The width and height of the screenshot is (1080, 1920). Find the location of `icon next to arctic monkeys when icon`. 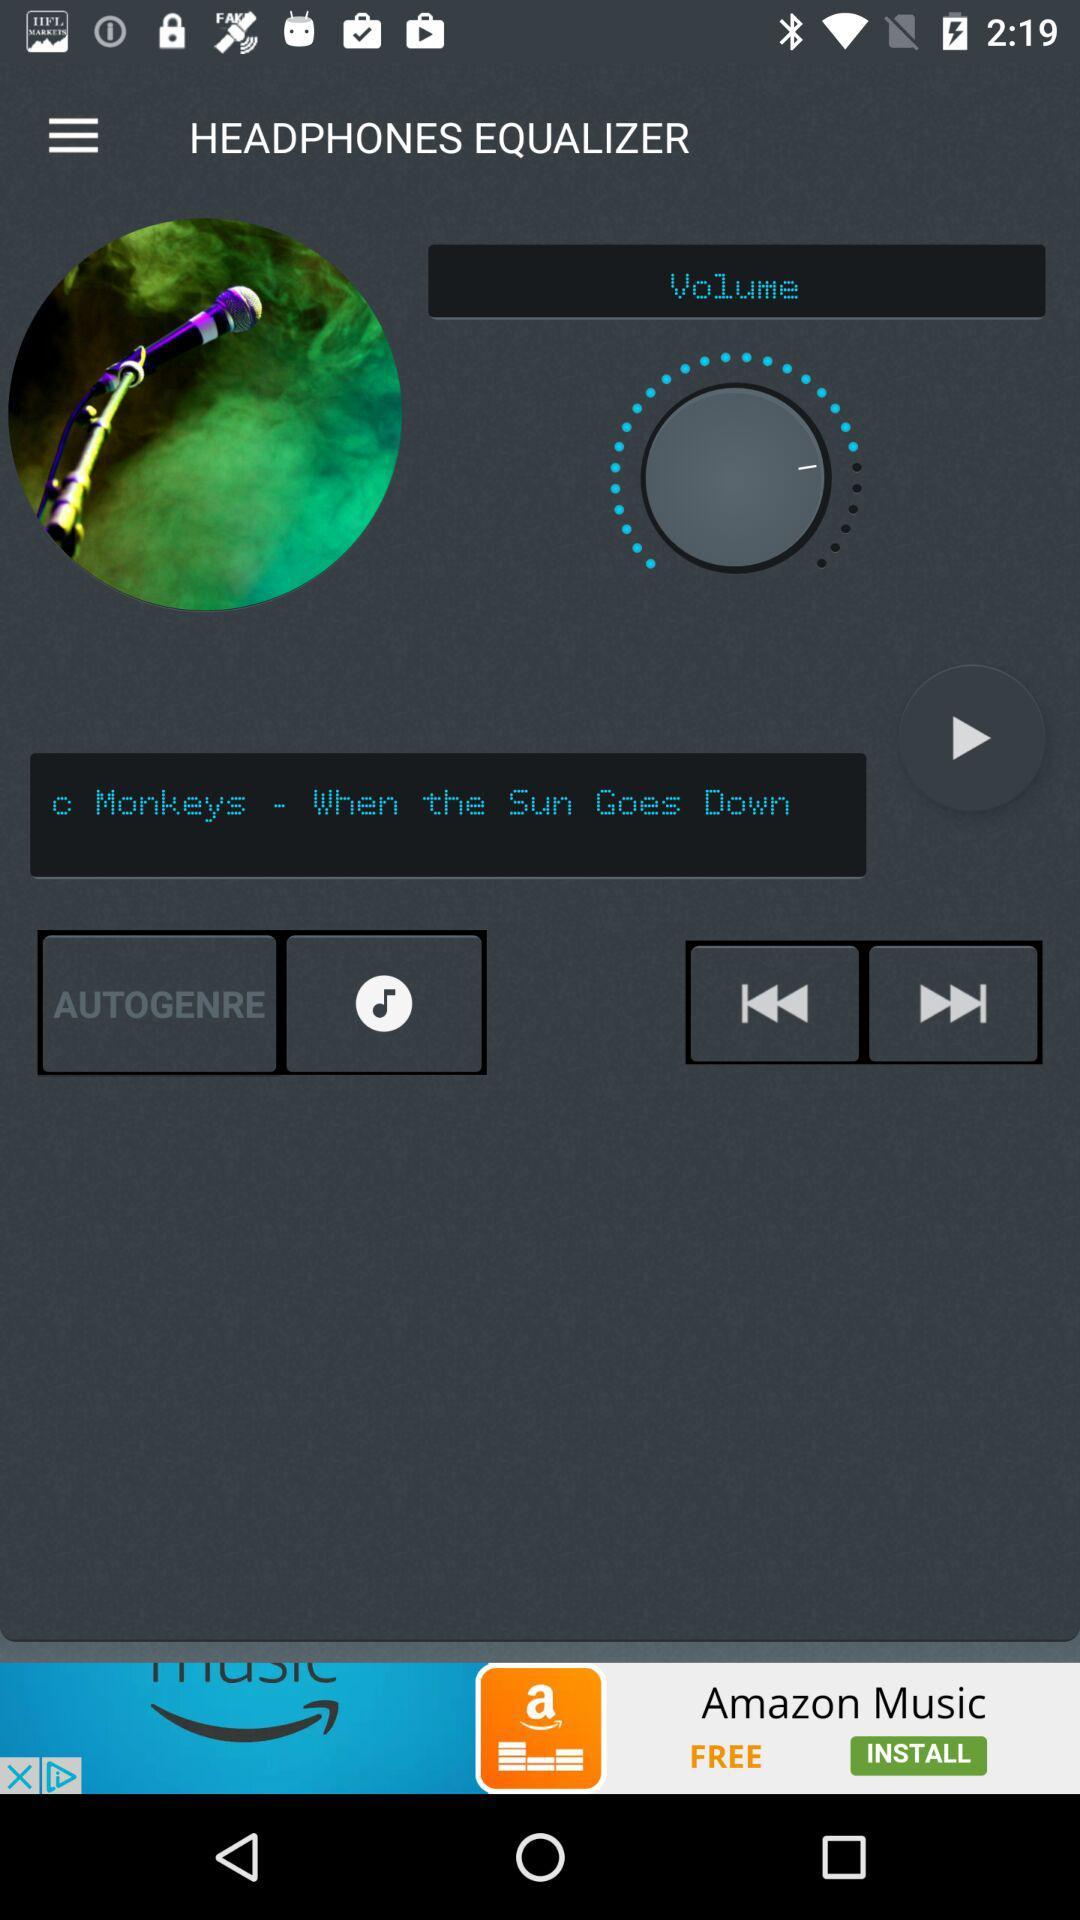

icon next to arctic monkeys when icon is located at coordinates (971, 737).